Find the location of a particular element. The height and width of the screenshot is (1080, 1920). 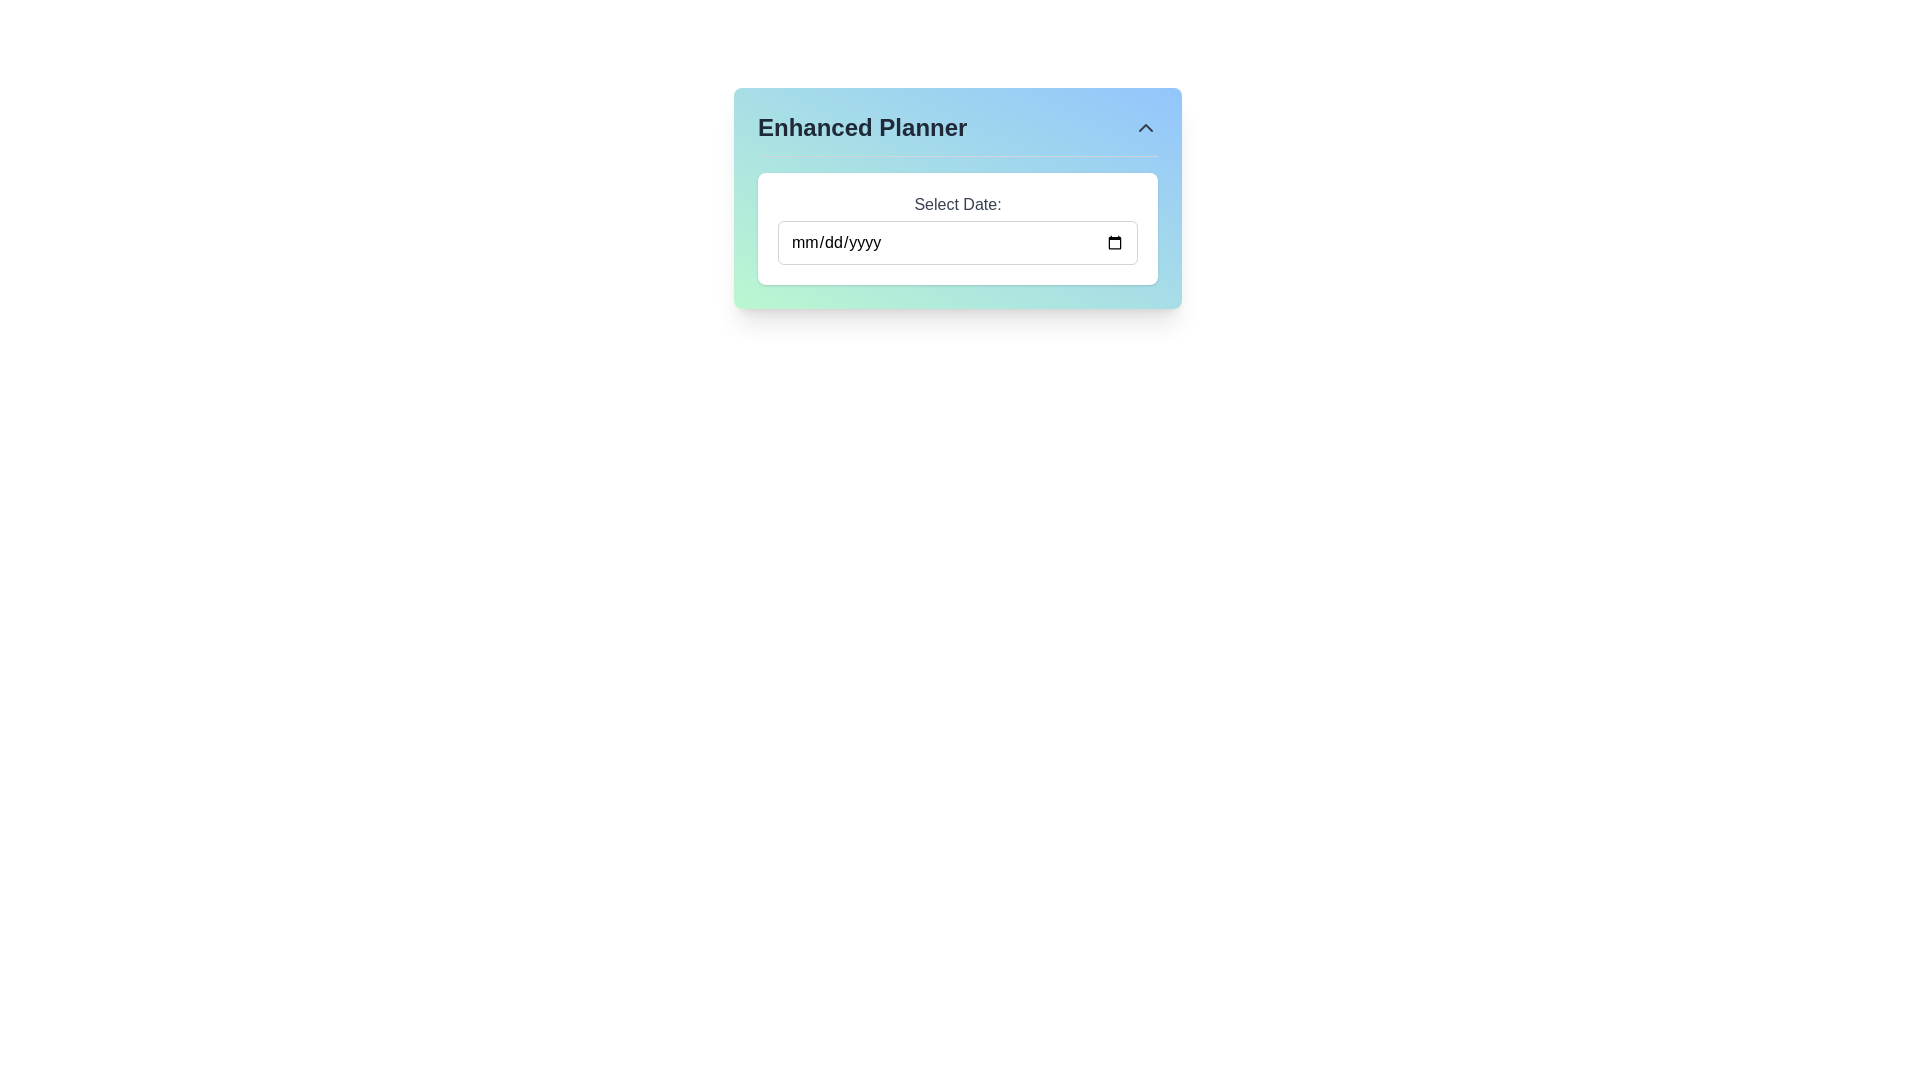

the text label displaying 'Enhanced Planner' located at the top left corner of the header section of the card-like layout is located at coordinates (862, 127).